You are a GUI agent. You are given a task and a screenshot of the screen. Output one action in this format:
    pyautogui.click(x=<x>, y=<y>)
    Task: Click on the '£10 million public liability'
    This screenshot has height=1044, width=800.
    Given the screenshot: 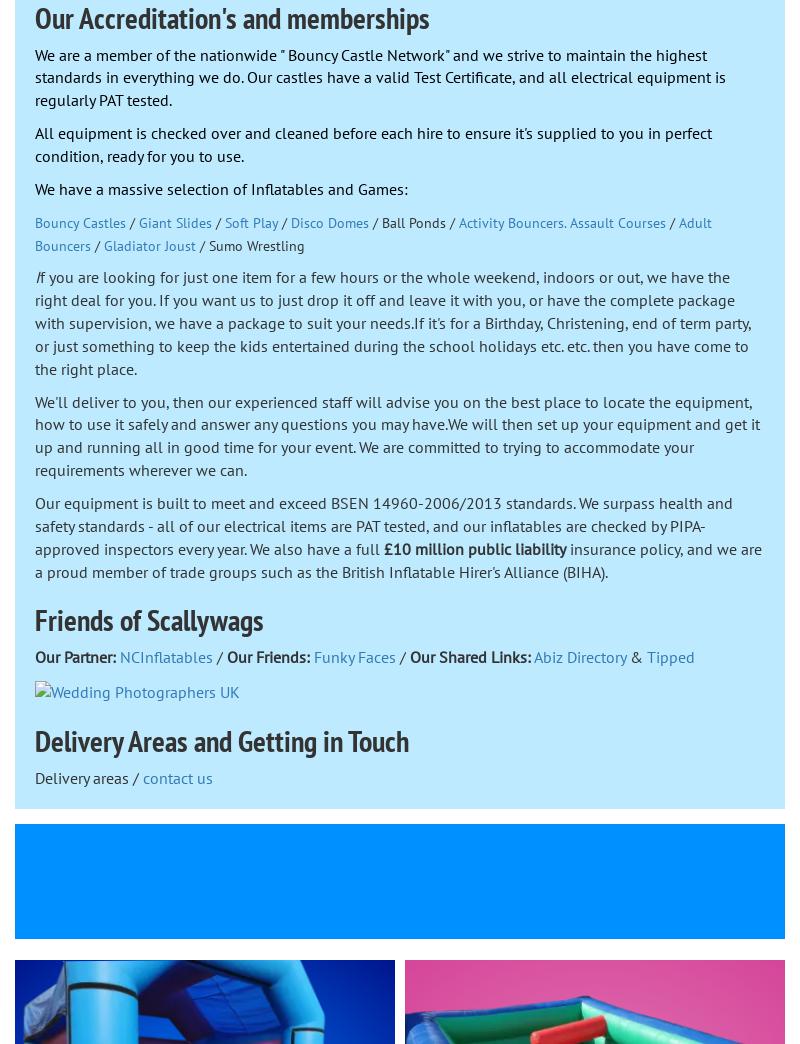 What is the action you would take?
    pyautogui.click(x=475, y=546)
    